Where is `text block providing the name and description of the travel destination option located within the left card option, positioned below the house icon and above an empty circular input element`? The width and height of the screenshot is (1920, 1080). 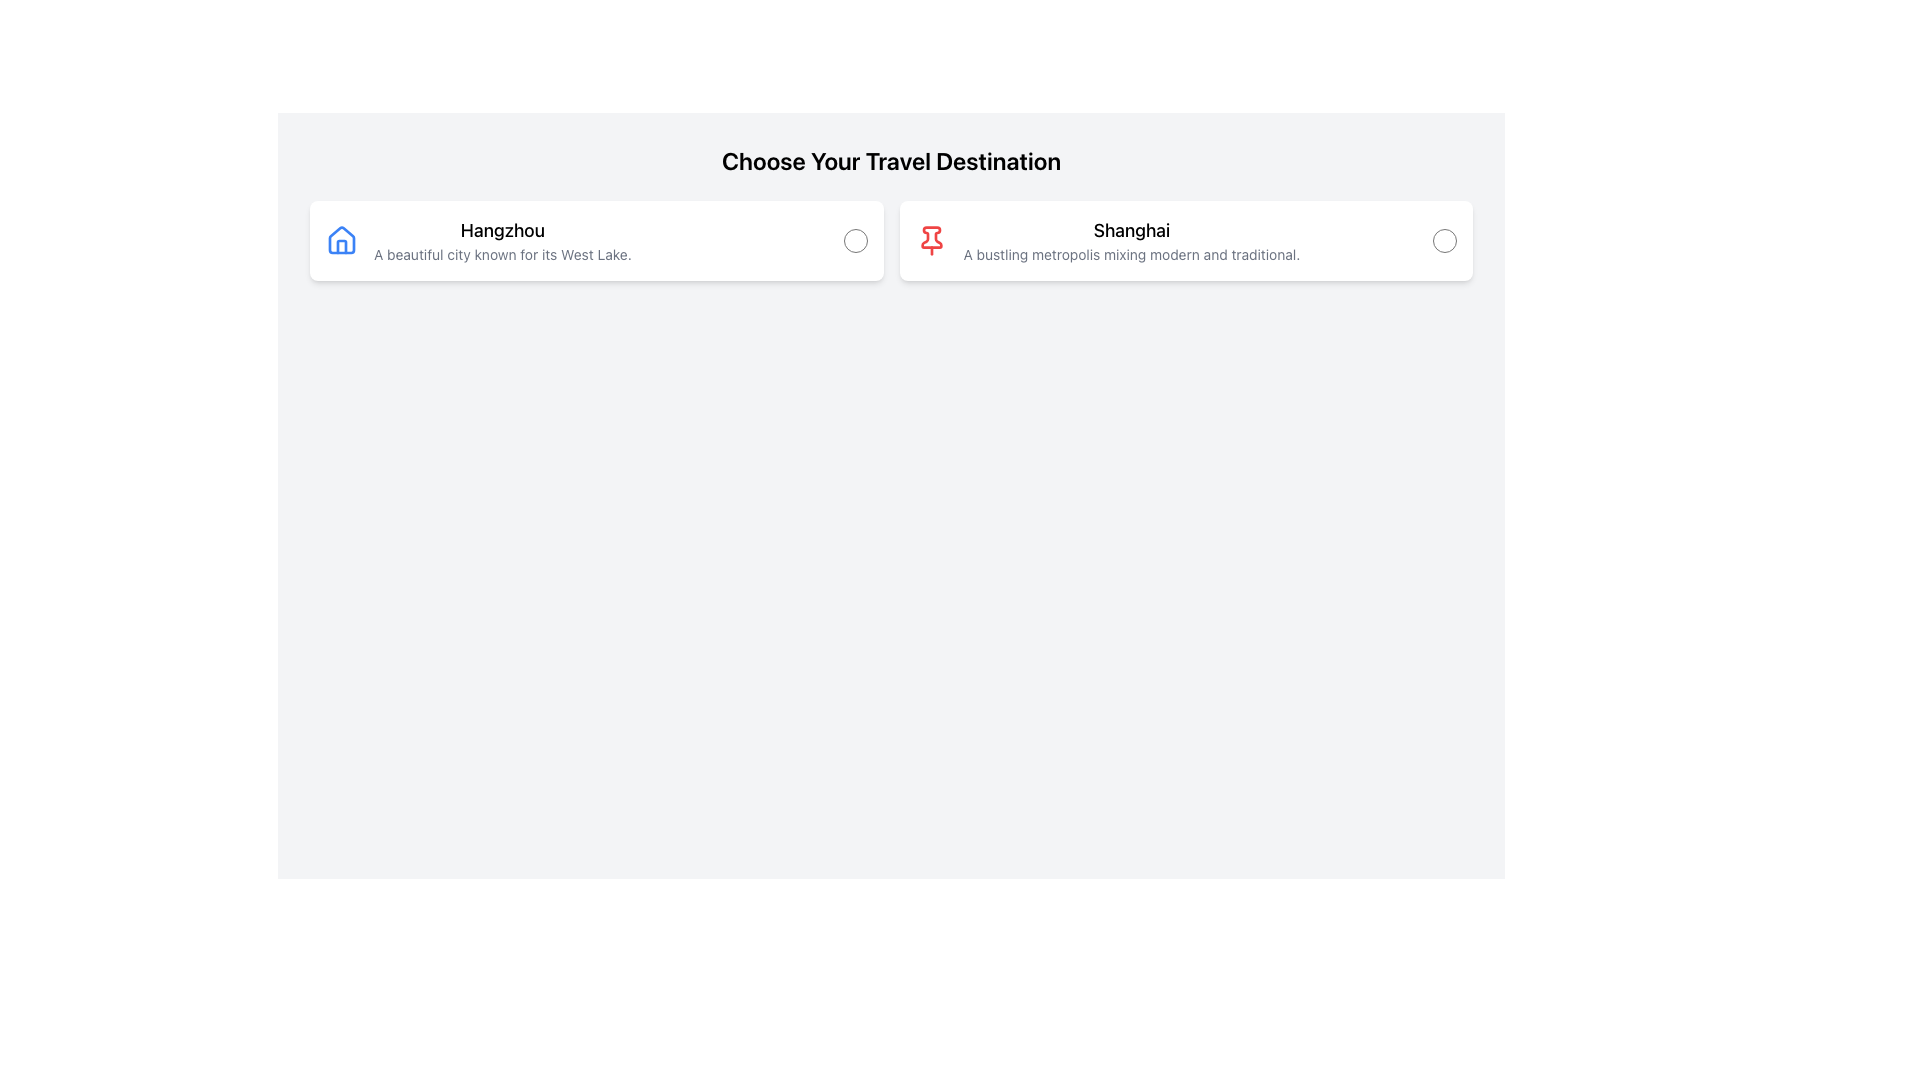 text block providing the name and description of the travel destination option located within the left card option, positioned below the house icon and above an empty circular input element is located at coordinates (502, 239).